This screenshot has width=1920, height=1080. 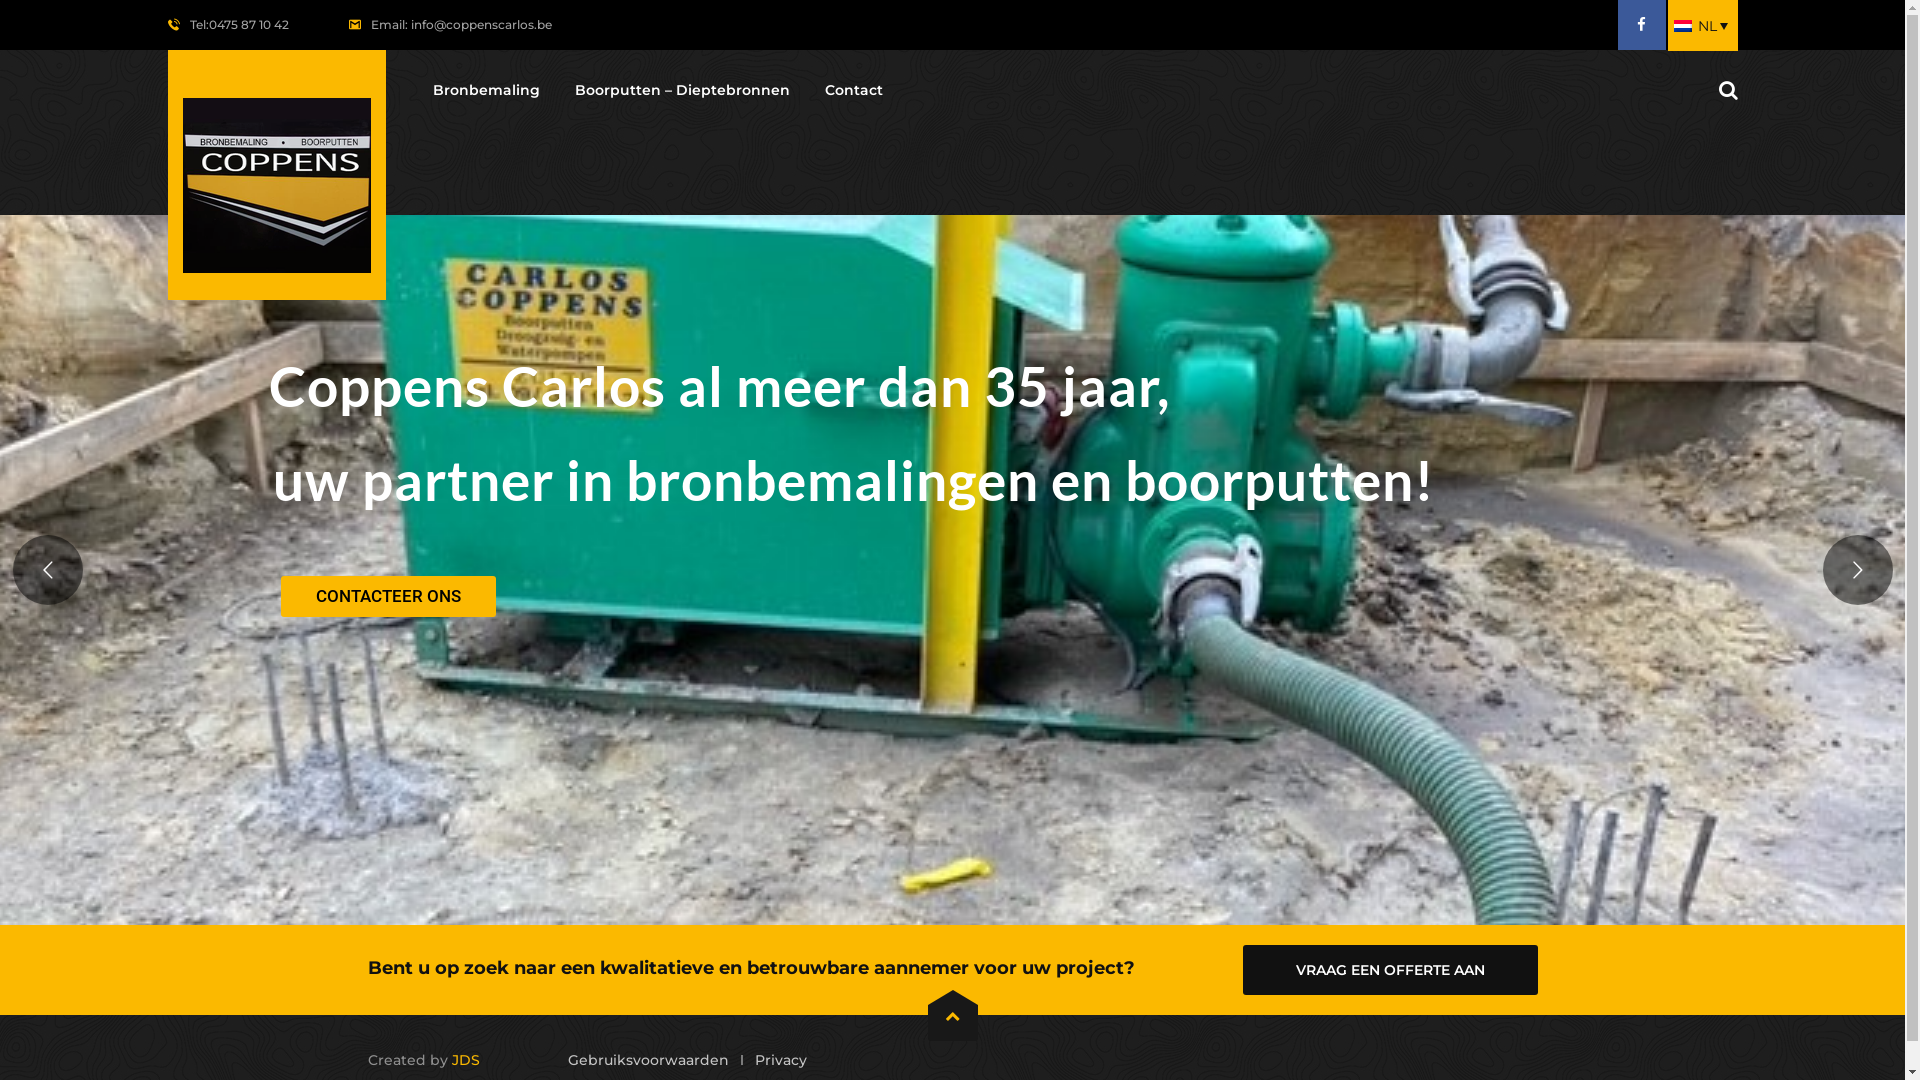 What do you see at coordinates (278, 595) in the screenshot?
I see `'CONTACTEER ONS'` at bounding box center [278, 595].